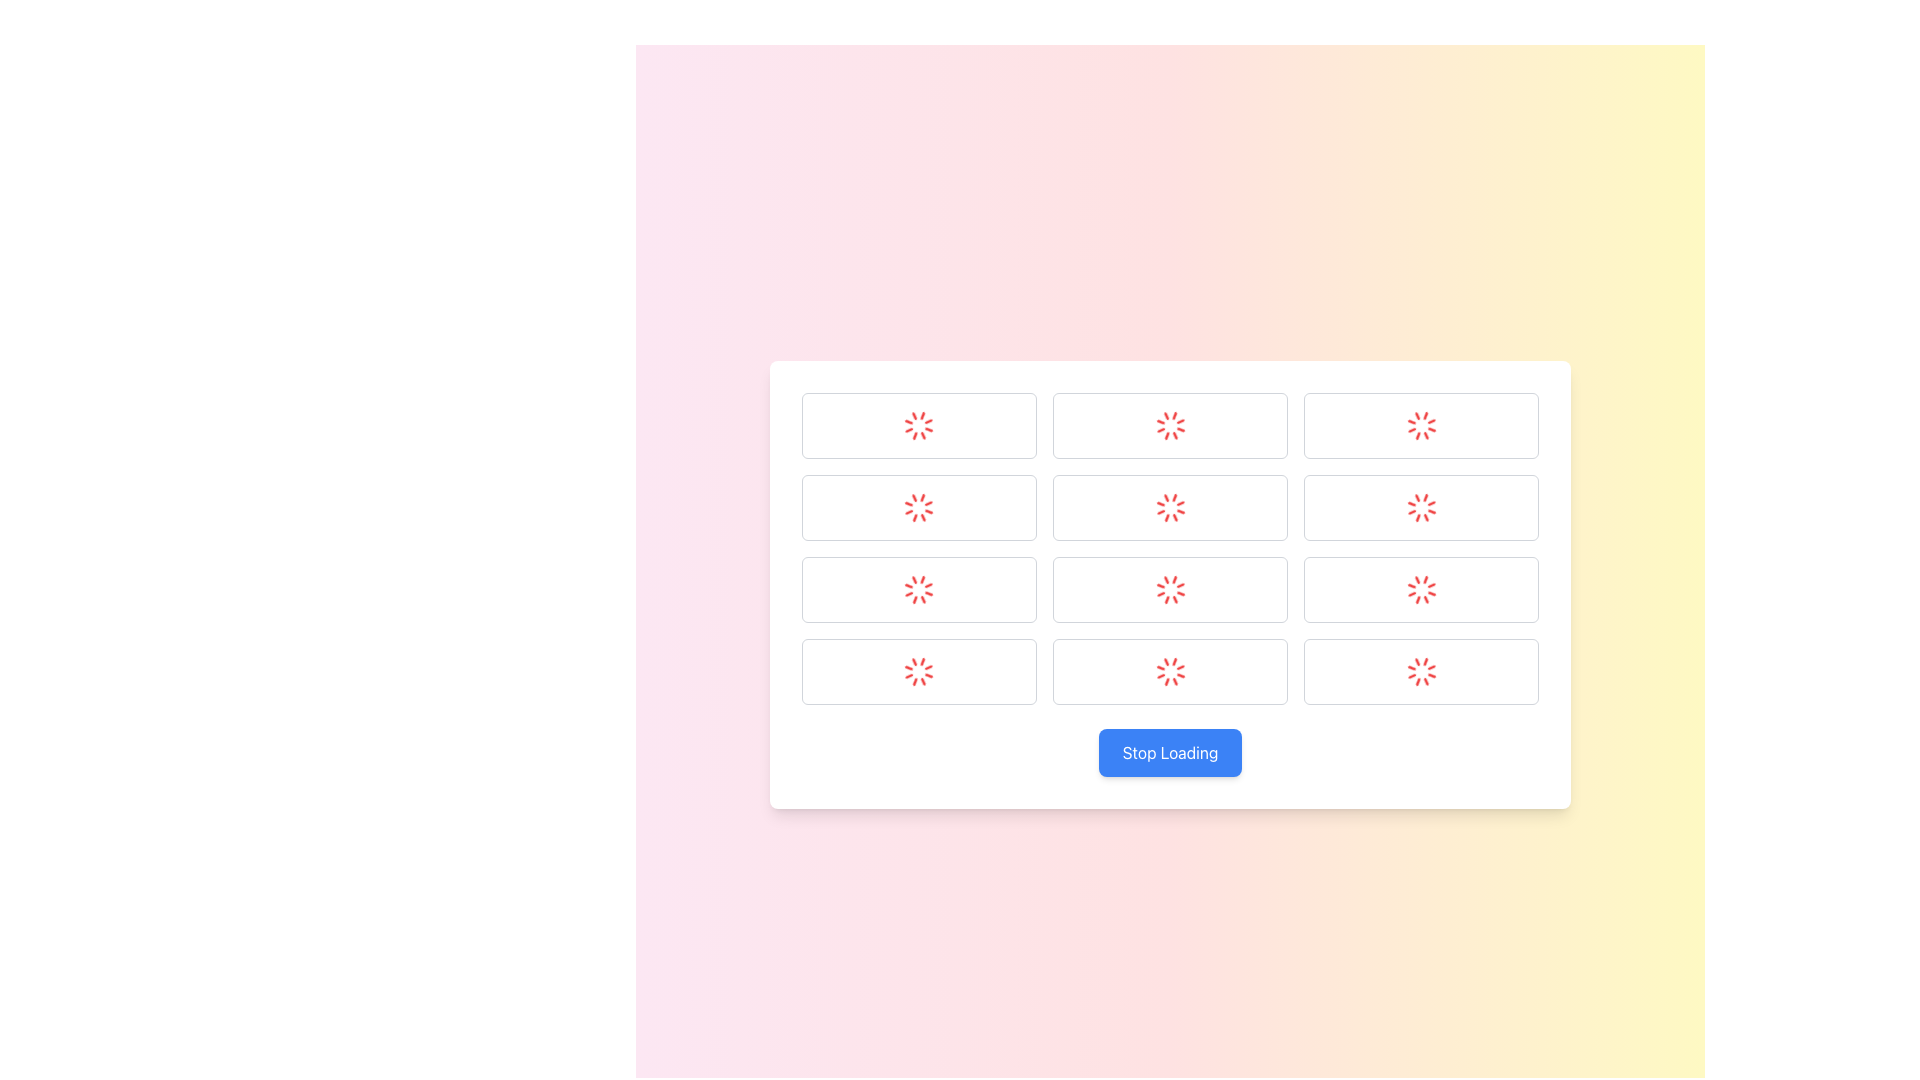  Describe the element at coordinates (1420, 424) in the screenshot. I see `the loader icon, which is the second icon in the third row of a grid layout indicating a loading process` at that location.